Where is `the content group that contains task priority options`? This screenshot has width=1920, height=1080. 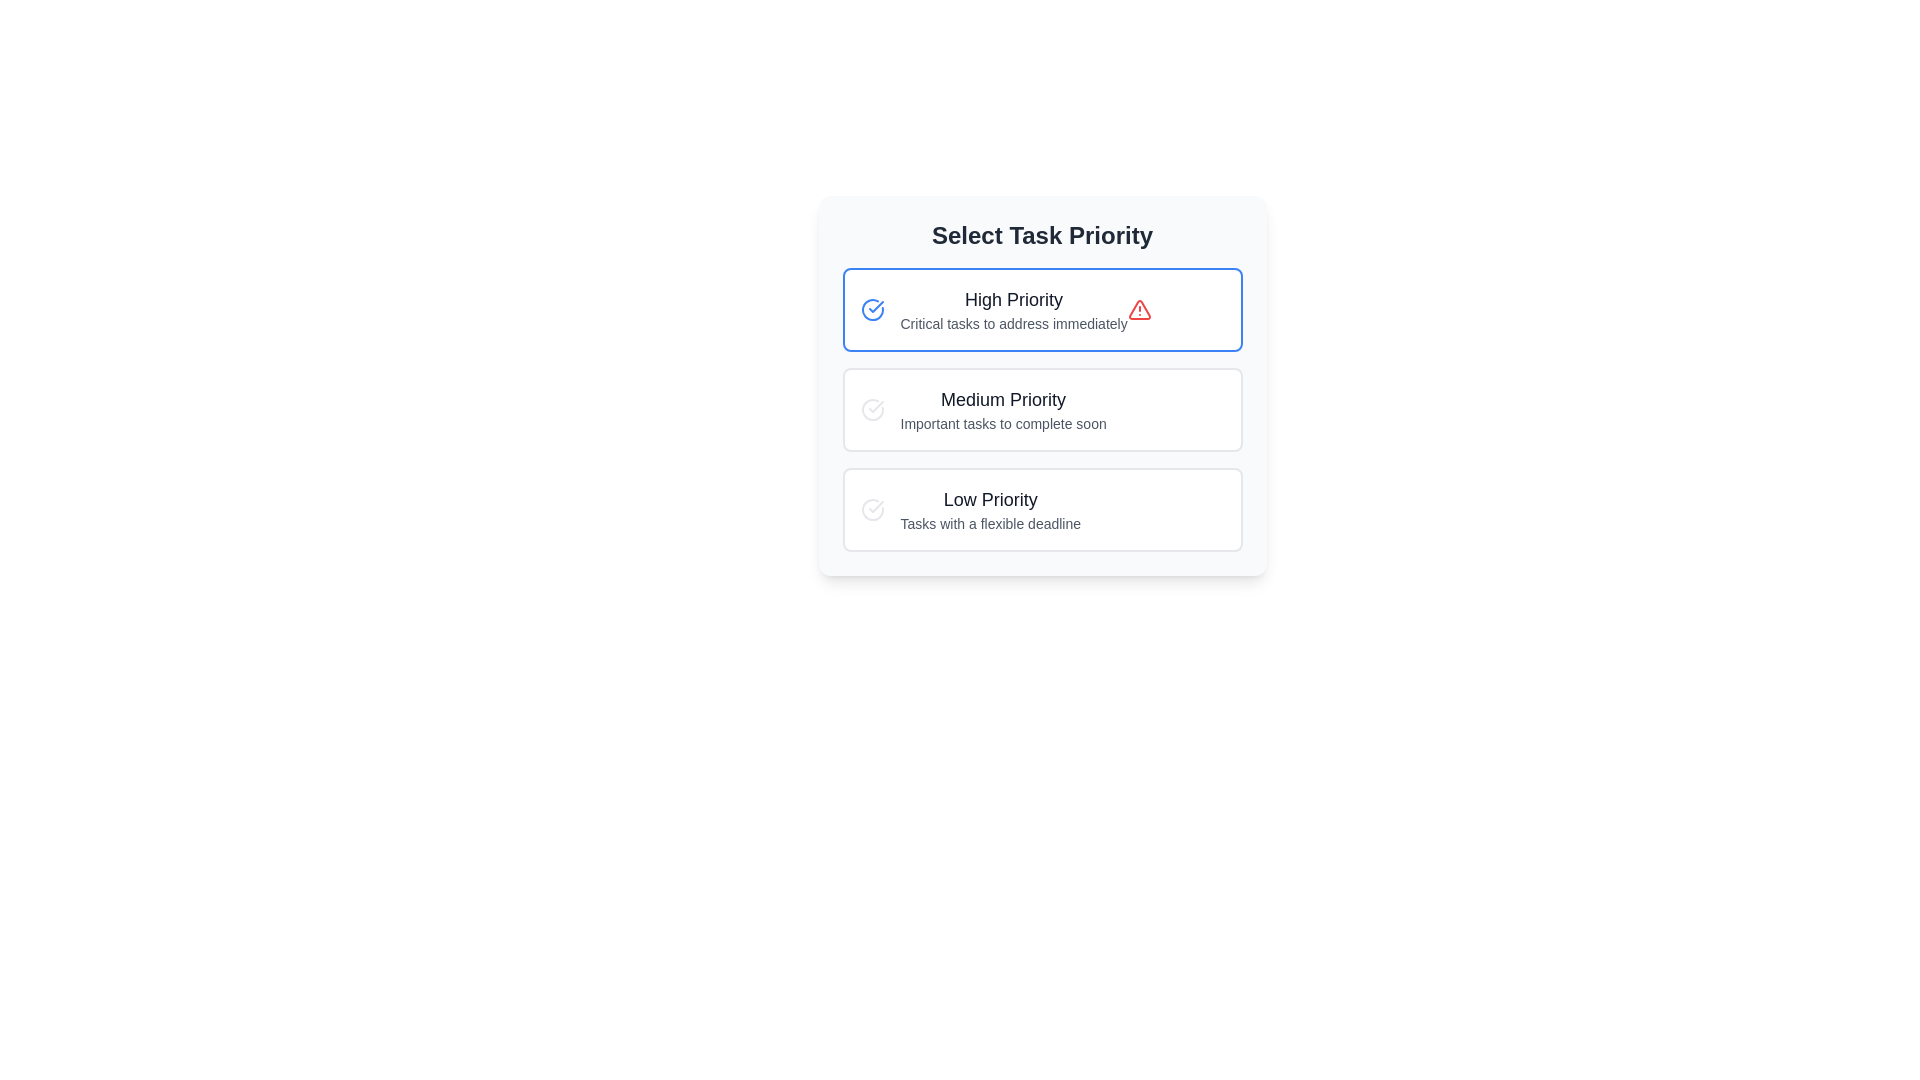
the content group that contains task priority options is located at coordinates (1041, 408).